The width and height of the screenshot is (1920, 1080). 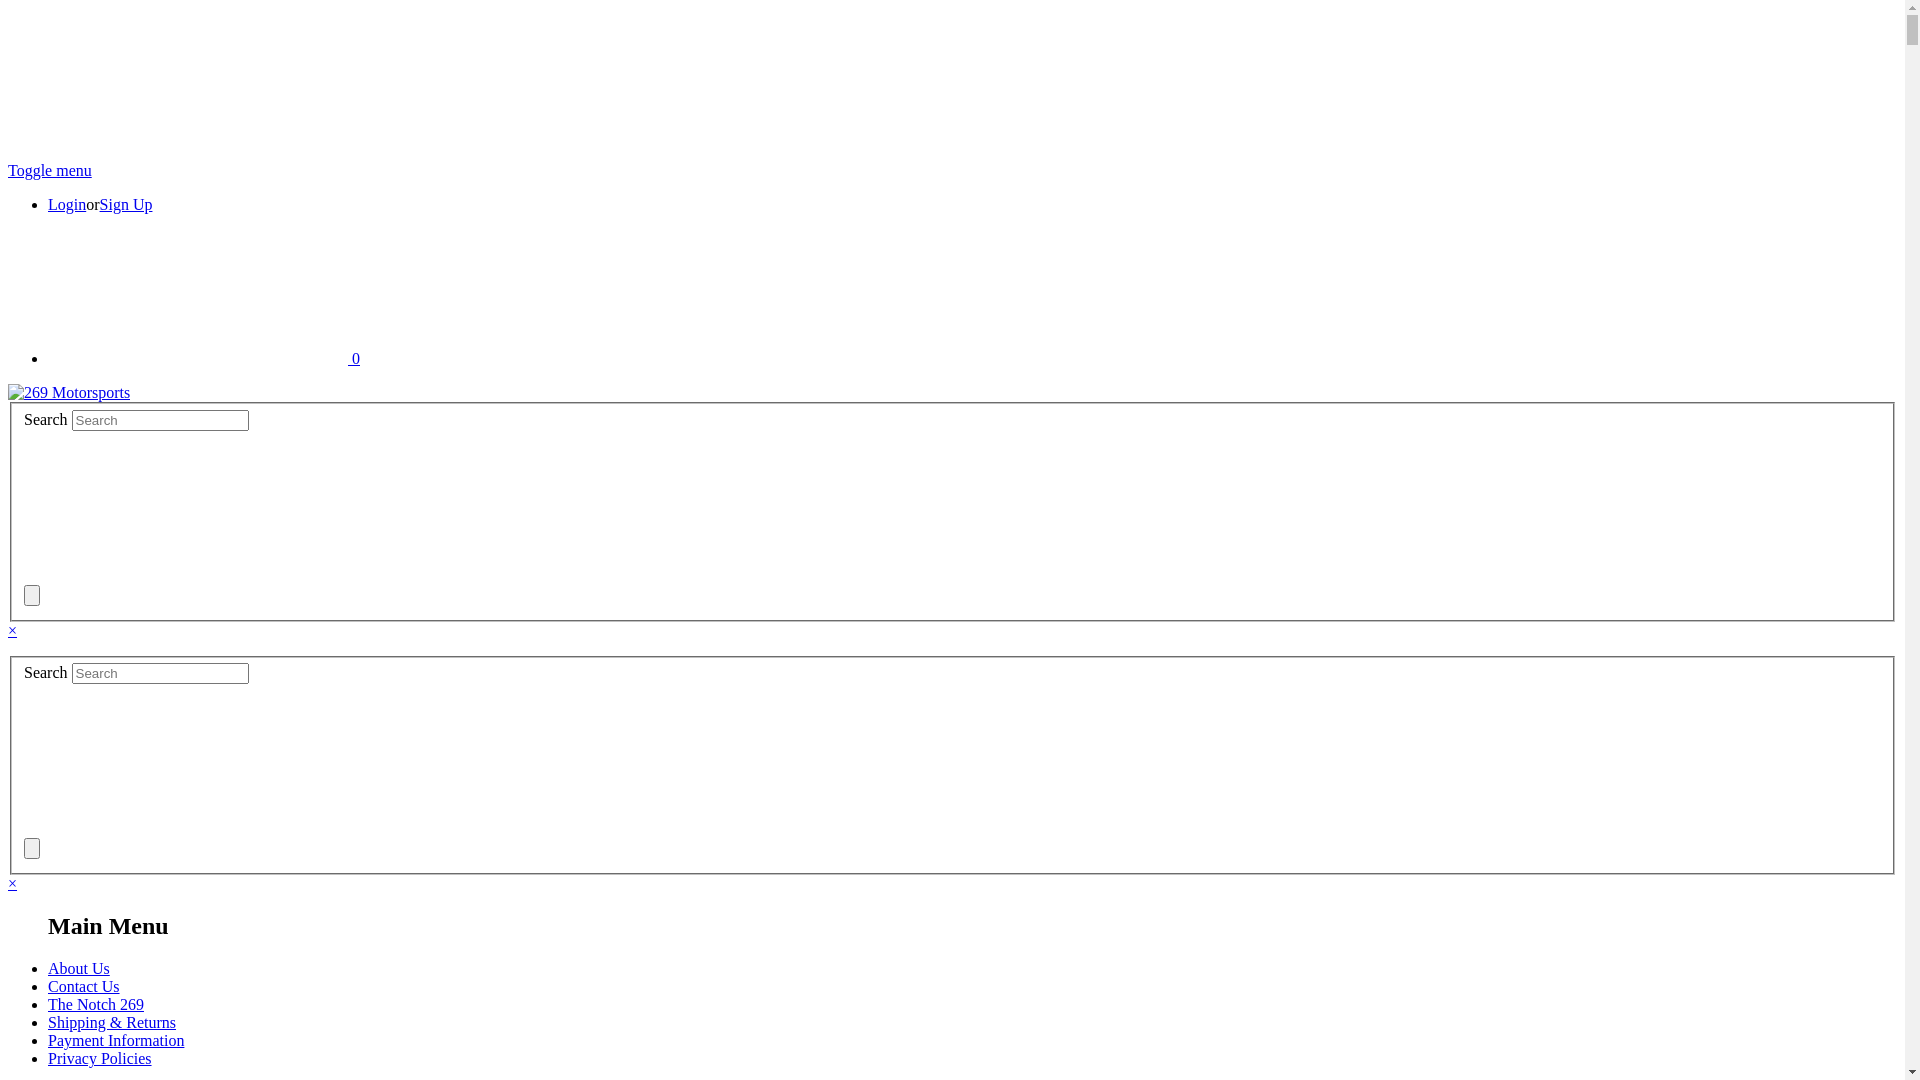 I want to click on 'Login', so click(x=67, y=204).